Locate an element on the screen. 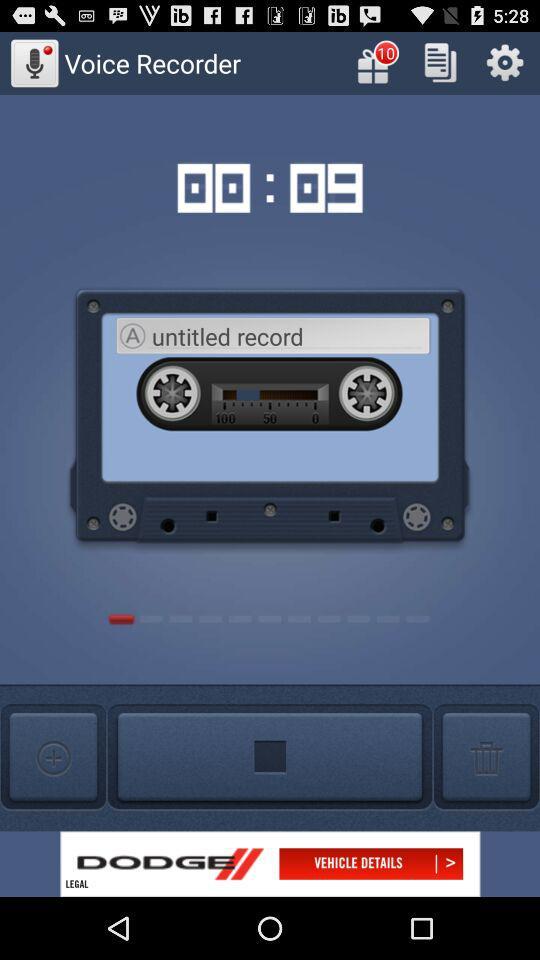 Image resolution: width=540 pixels, height=960 pixels. details about advertisement is located at coordinates (270, 863).